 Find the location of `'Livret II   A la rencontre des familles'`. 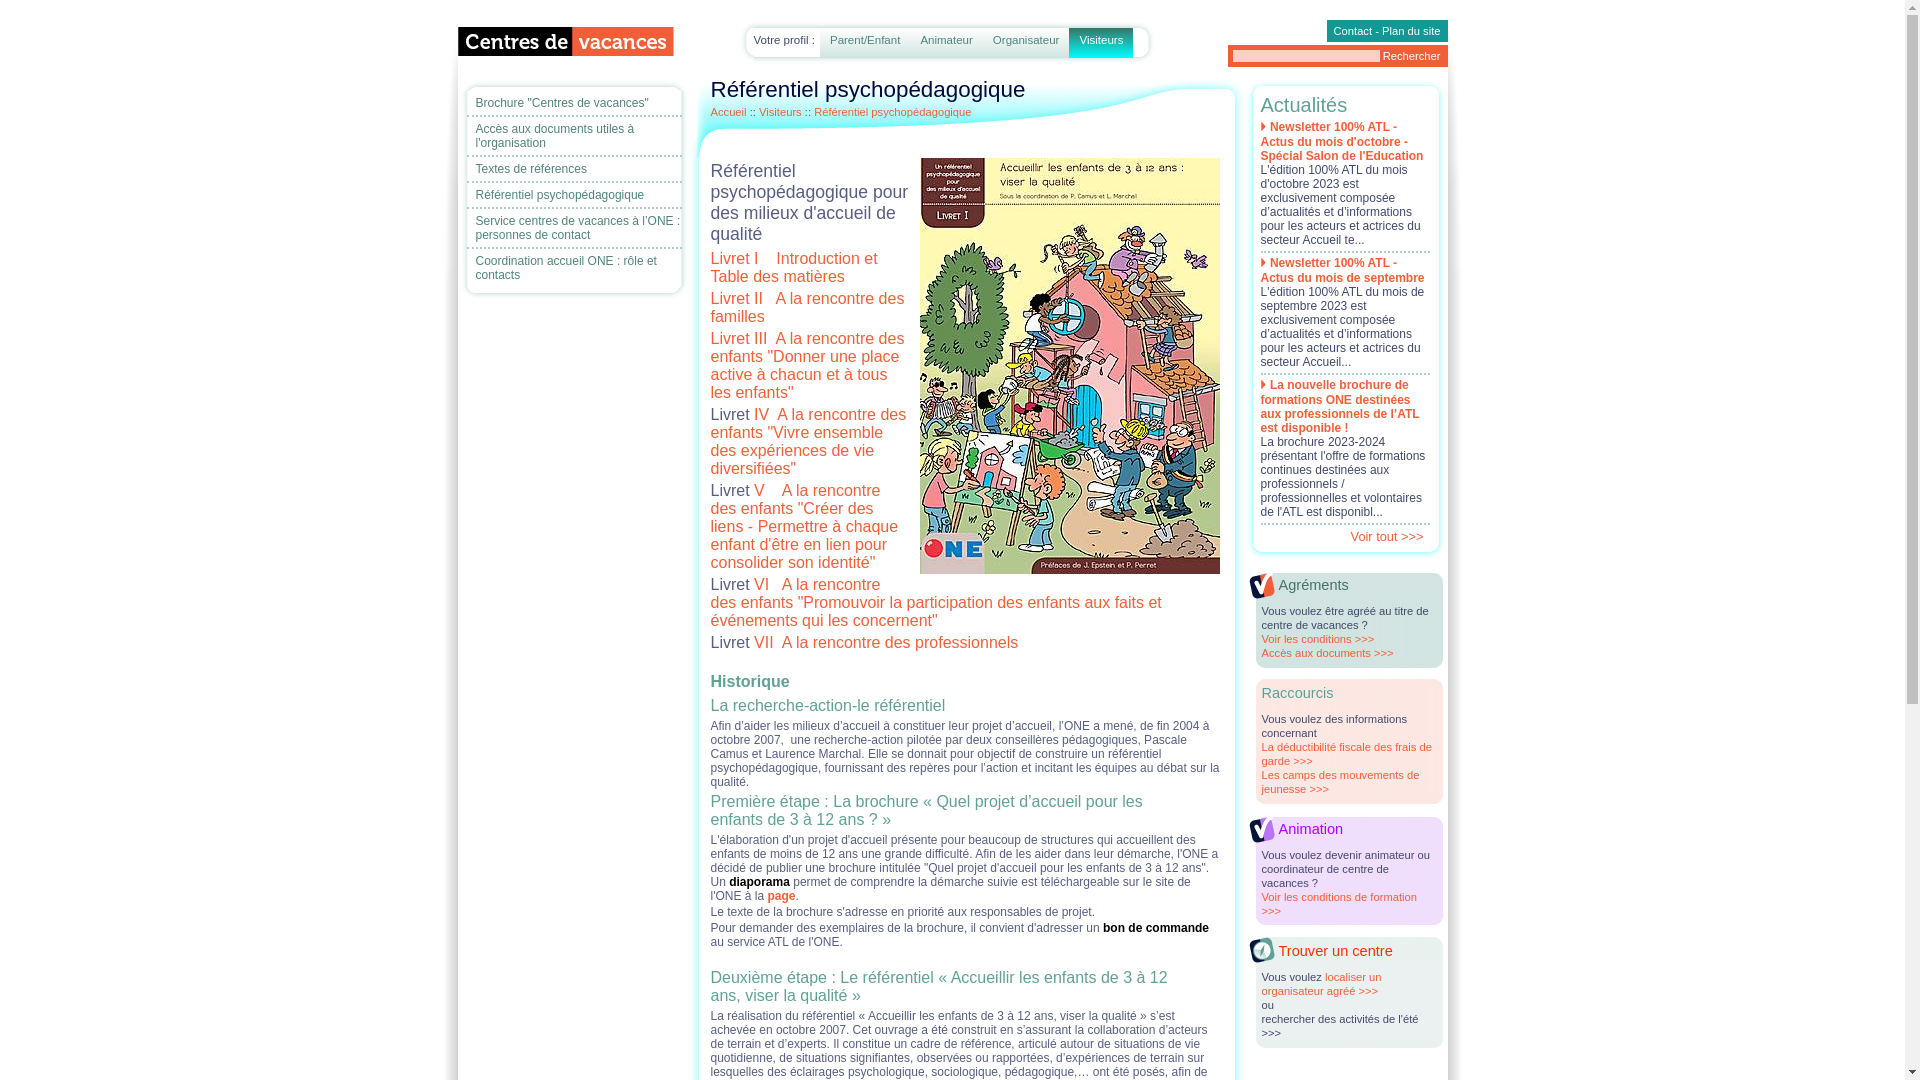

'Livret II   A la rencontre des familles' is located at coordinates (806, 307).